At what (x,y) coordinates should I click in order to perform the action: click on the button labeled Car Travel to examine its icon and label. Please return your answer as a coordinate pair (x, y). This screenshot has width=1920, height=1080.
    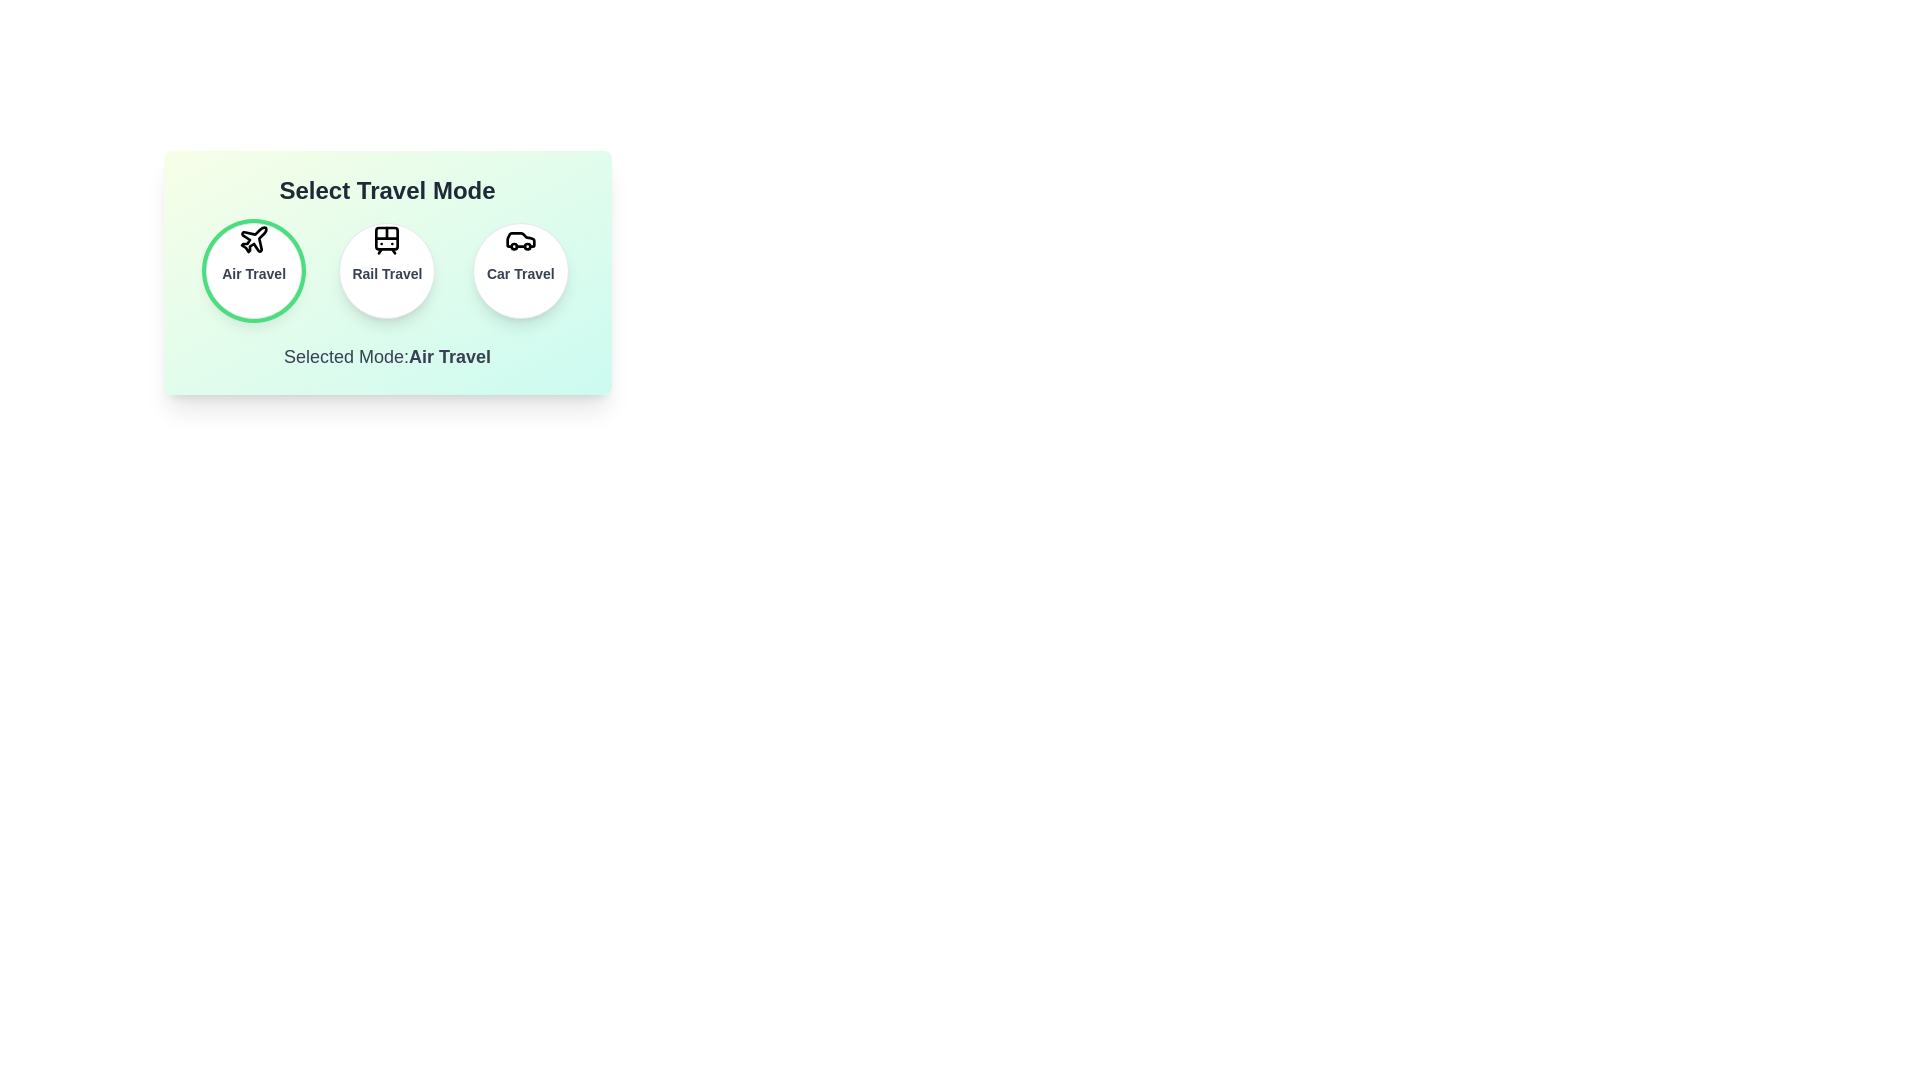
    Looking at the image, I should click on (519, 270).